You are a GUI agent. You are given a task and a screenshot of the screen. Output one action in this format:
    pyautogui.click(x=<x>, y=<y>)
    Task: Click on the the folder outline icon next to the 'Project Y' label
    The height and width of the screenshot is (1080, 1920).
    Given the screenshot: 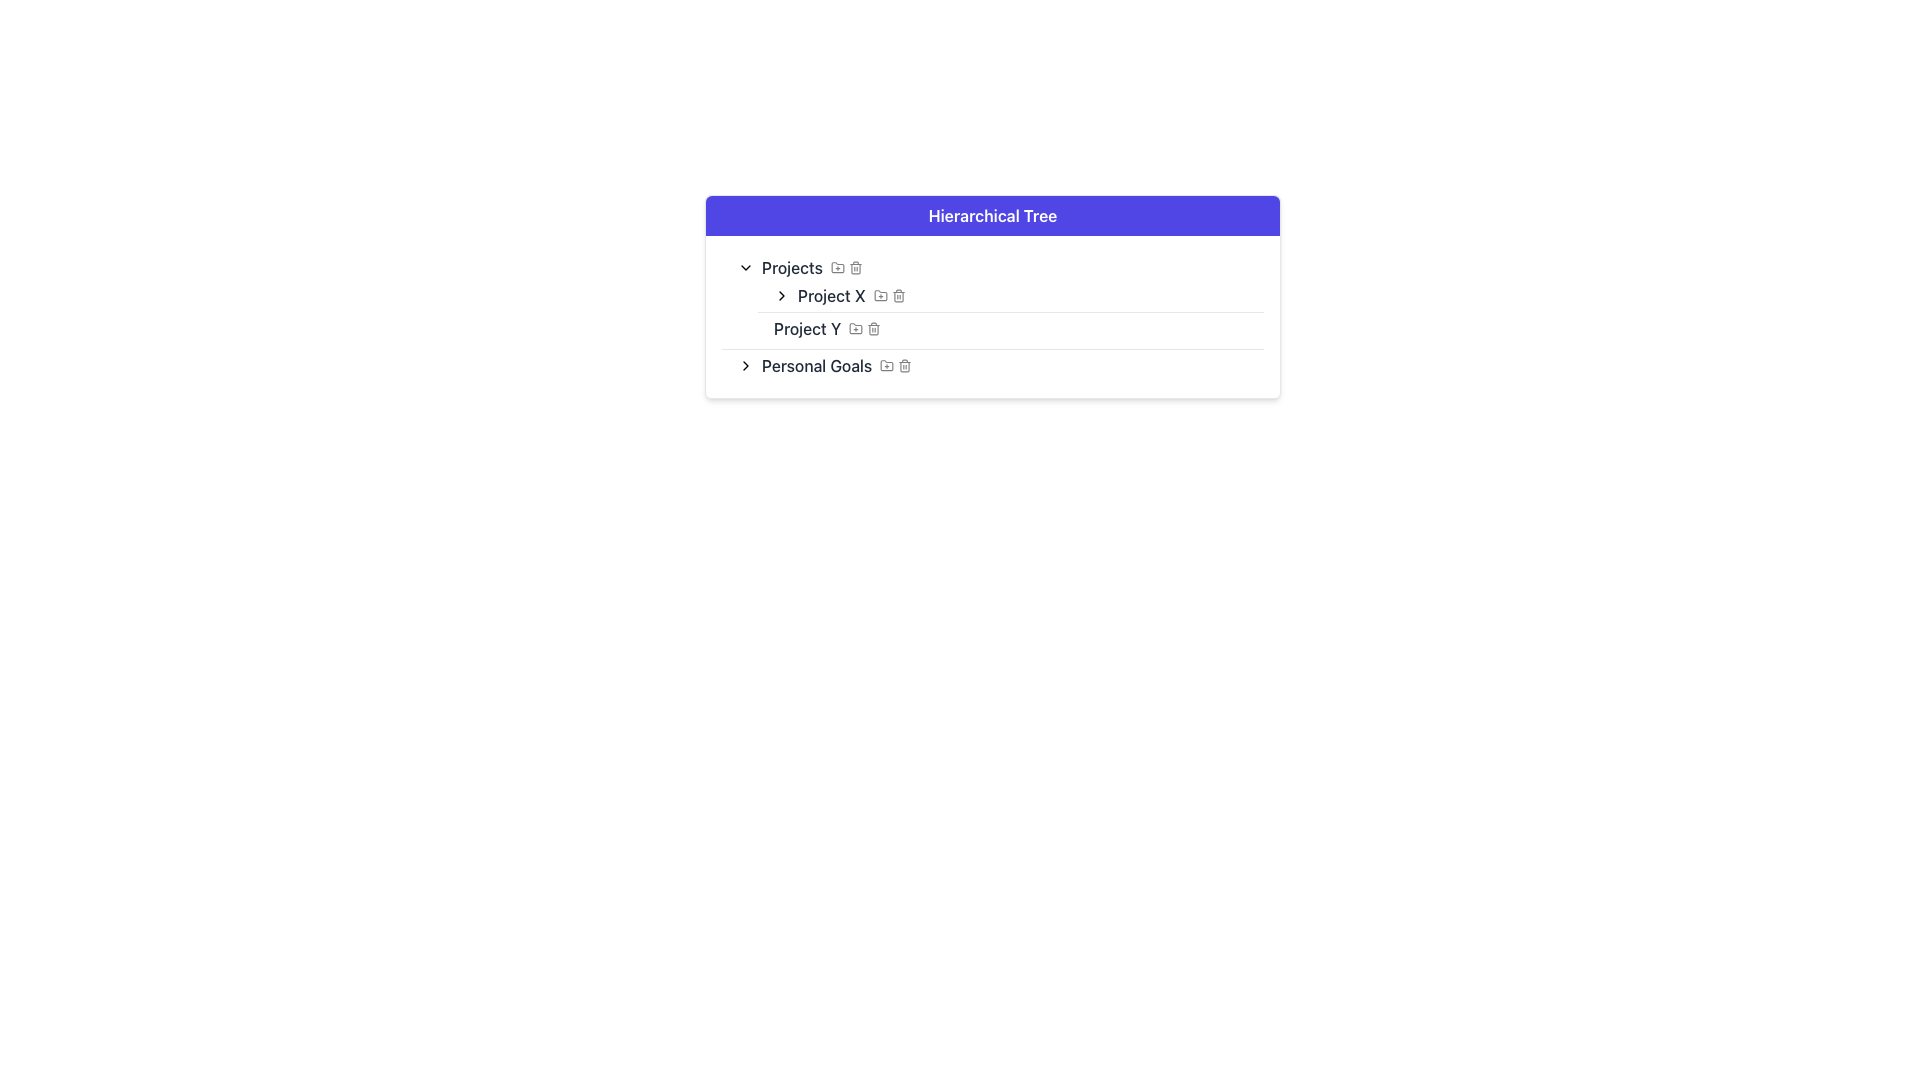 What is the action you would take?
    pyautogui.click(x=856, y=327)
    